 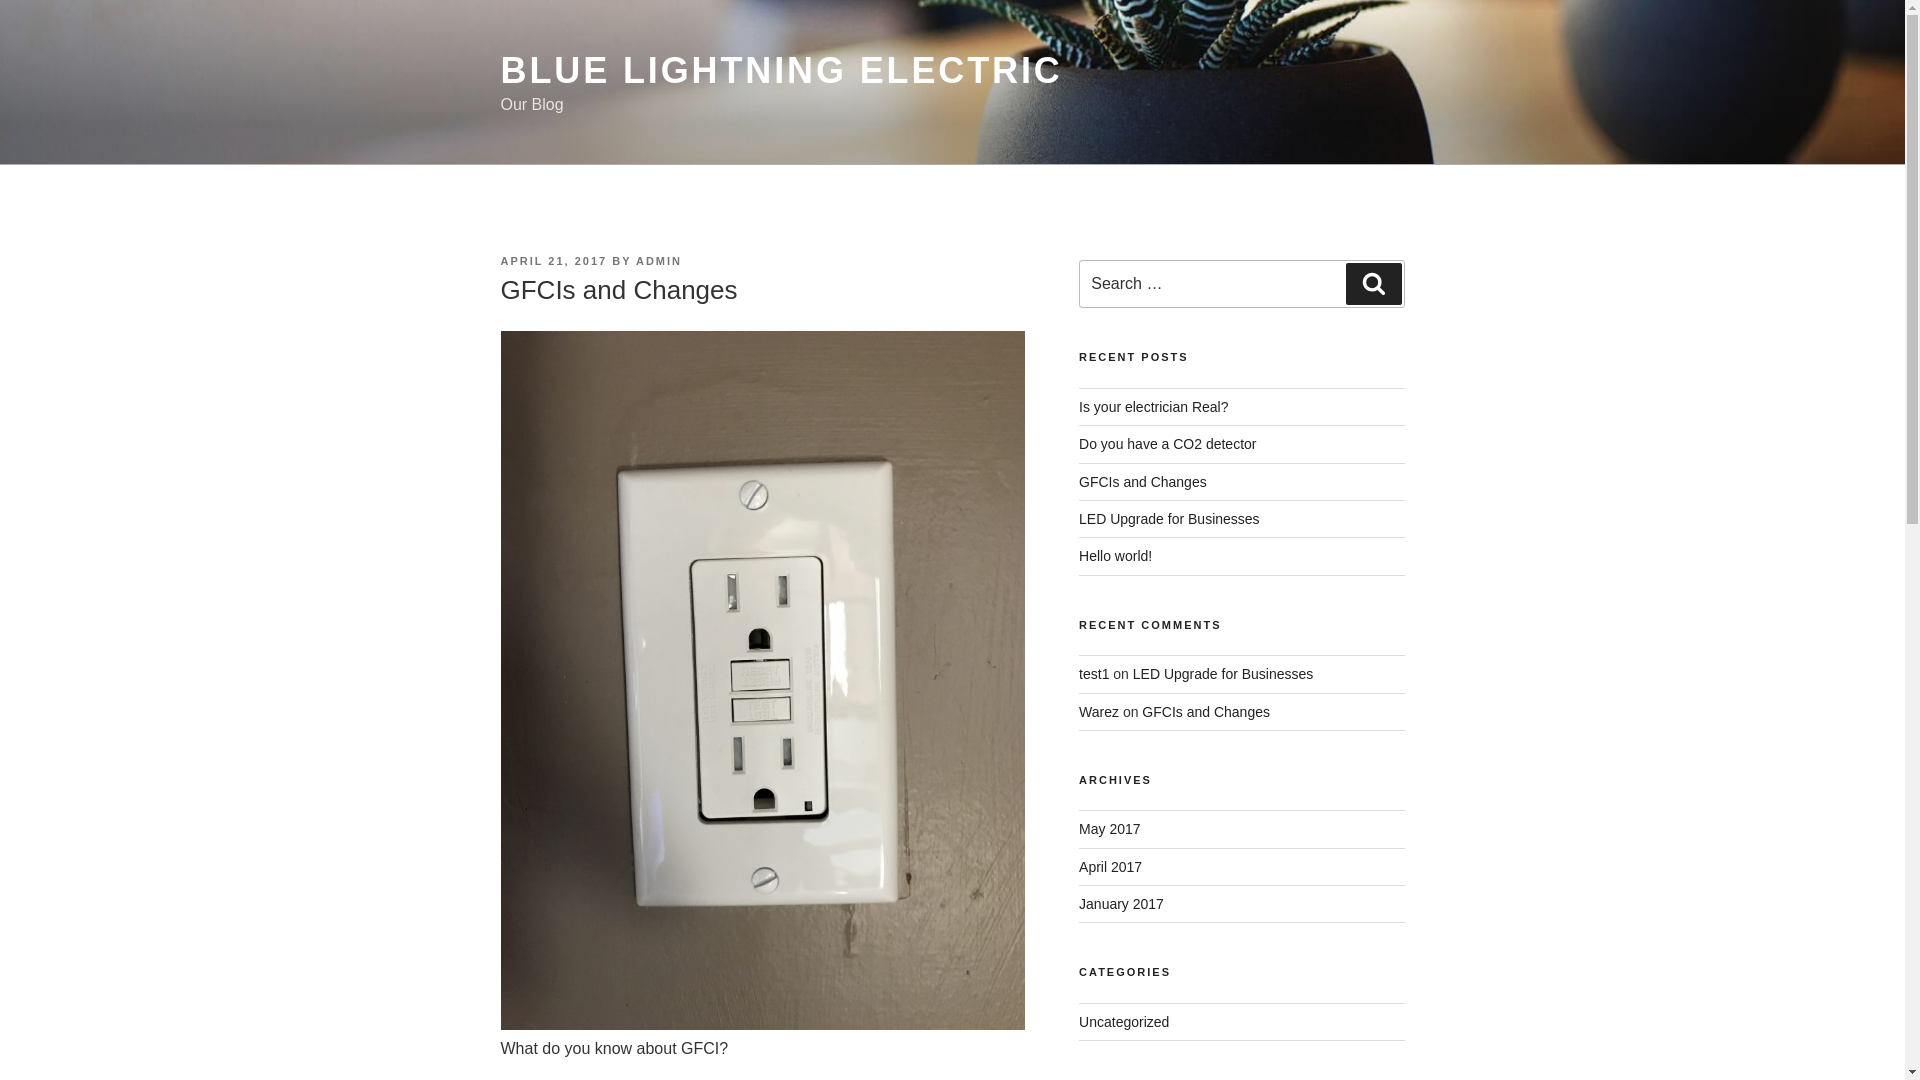 What do you see at coordinates (553, 260) in the screenshot?
I see `'APRIL 21, 2017'` at bounding box center [553, 260].